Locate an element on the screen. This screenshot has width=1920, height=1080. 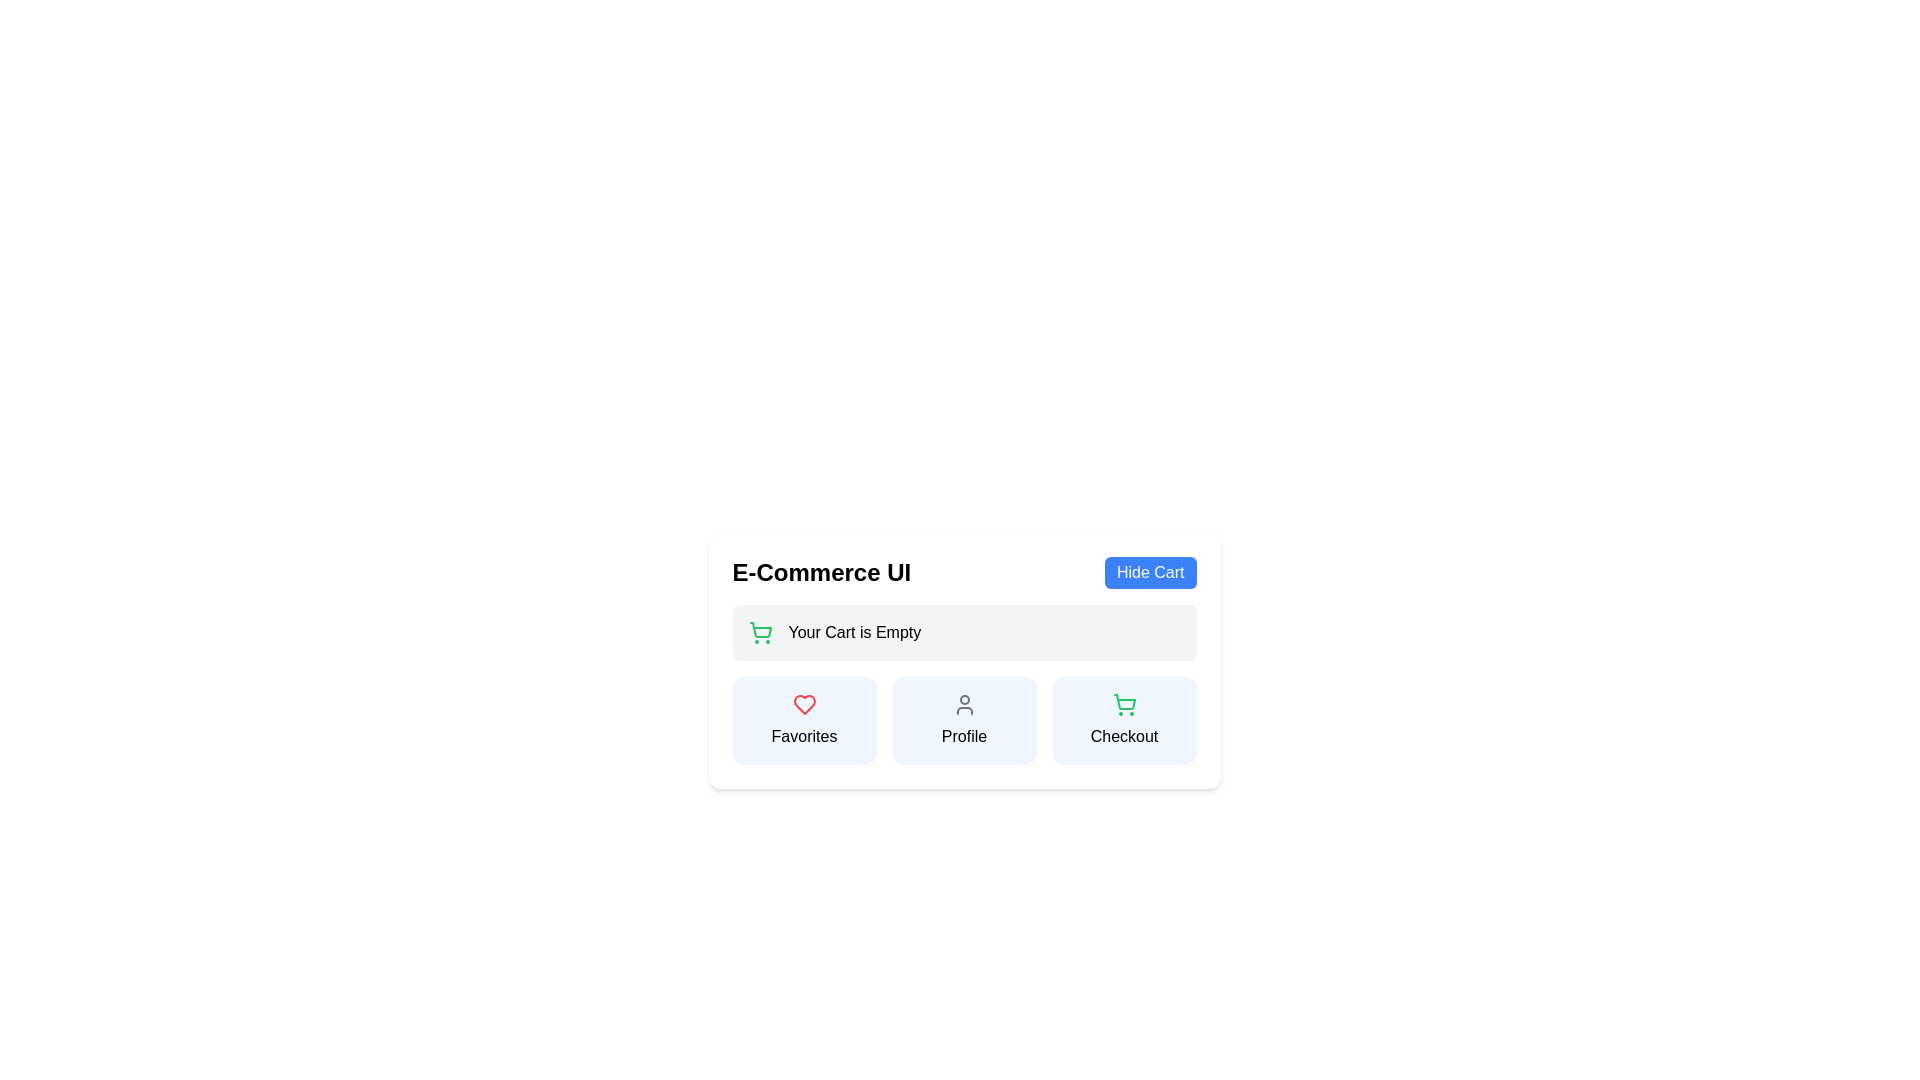
the interactive card located in the middle of the three horizontally aligned cards is located at coordinates (964, 721).